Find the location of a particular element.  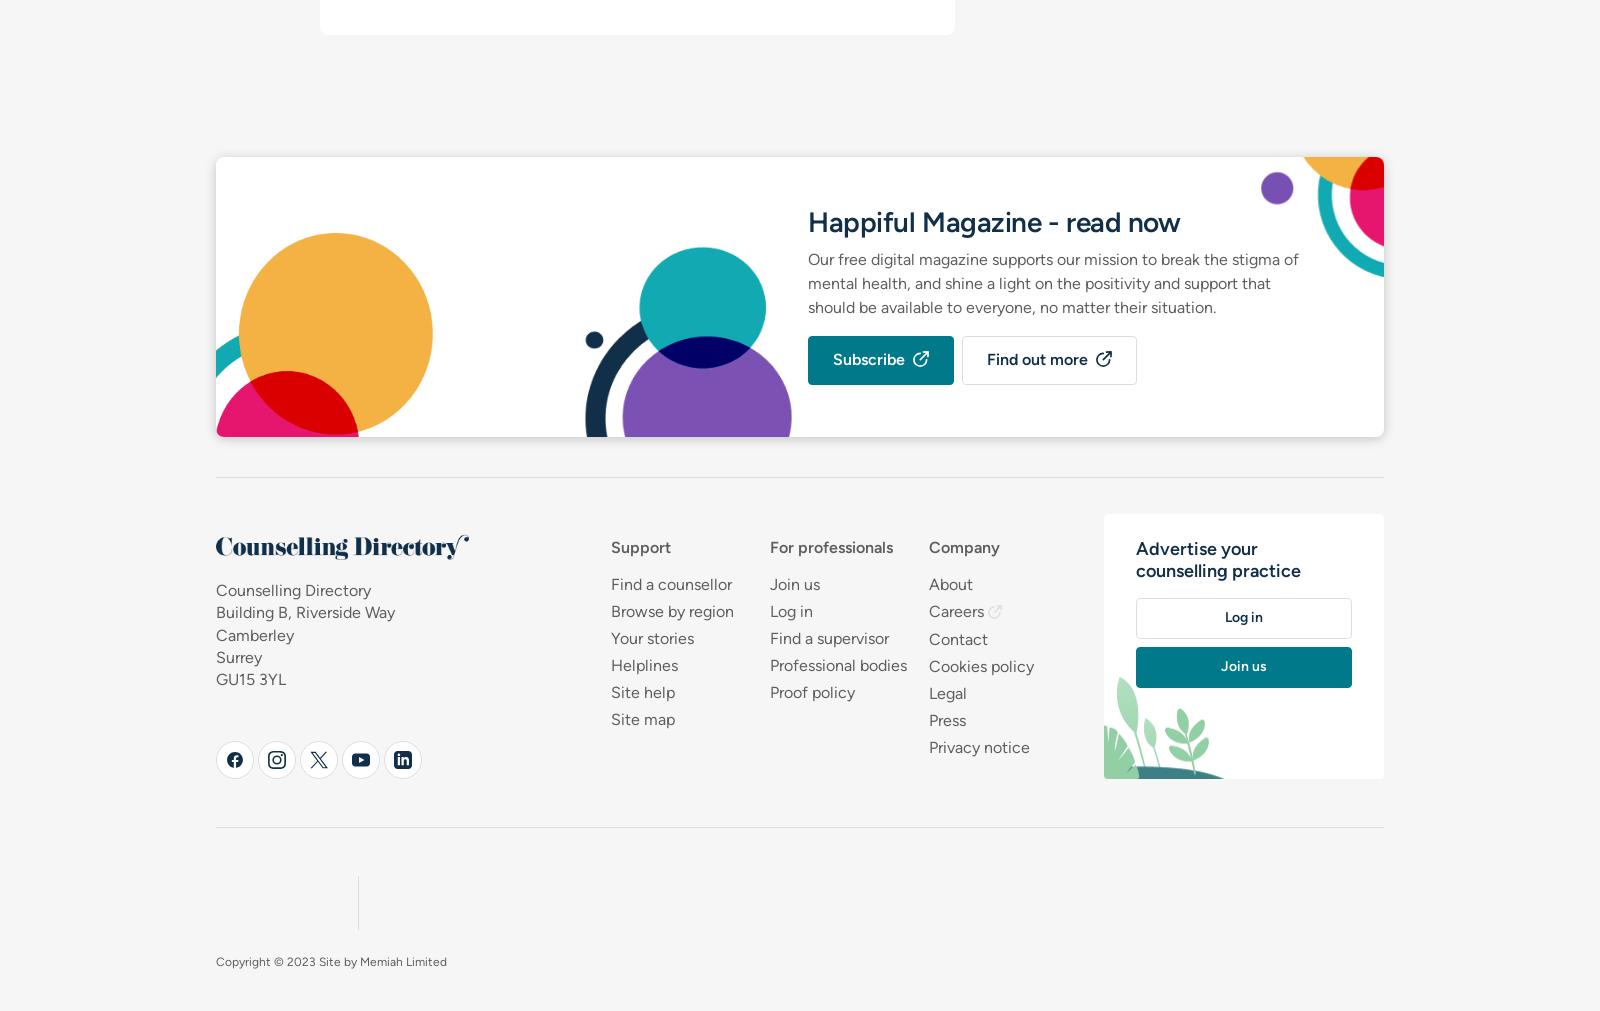

'Legal' is located at coordinates (946, 692).